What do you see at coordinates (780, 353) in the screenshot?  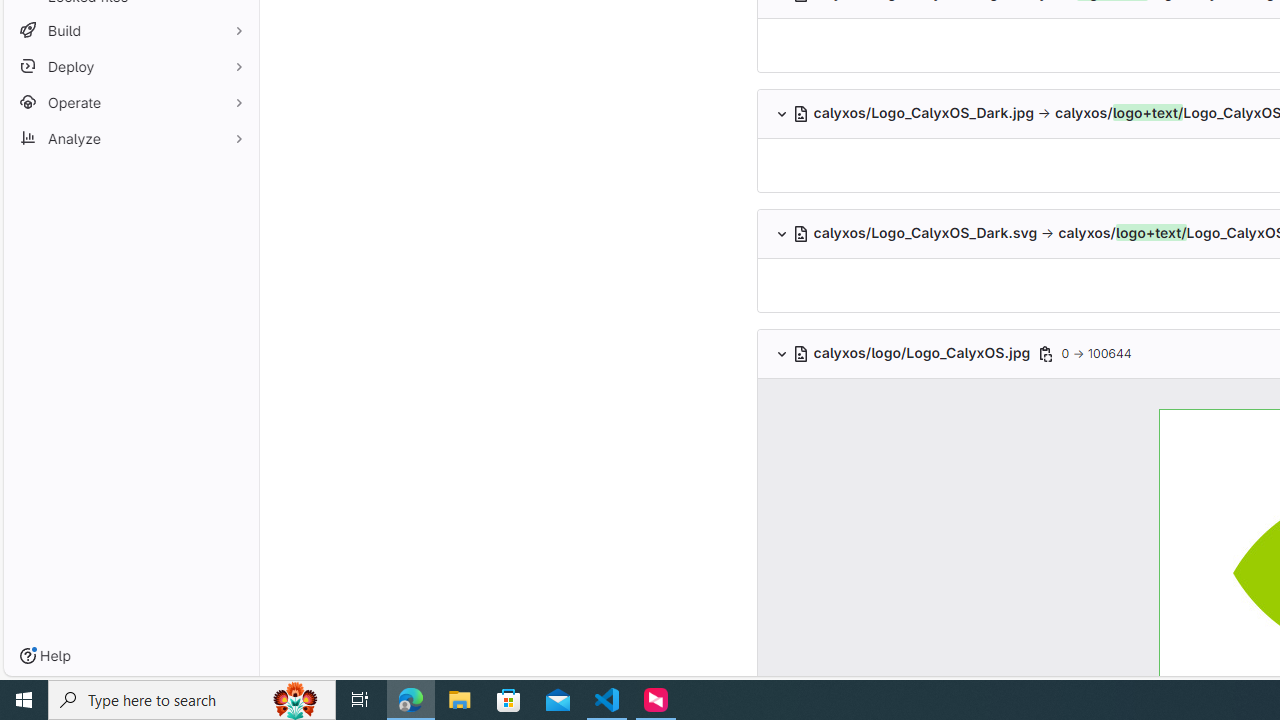 I see `'Class: s16 chevron-down'` at bounding box center [780, 353].